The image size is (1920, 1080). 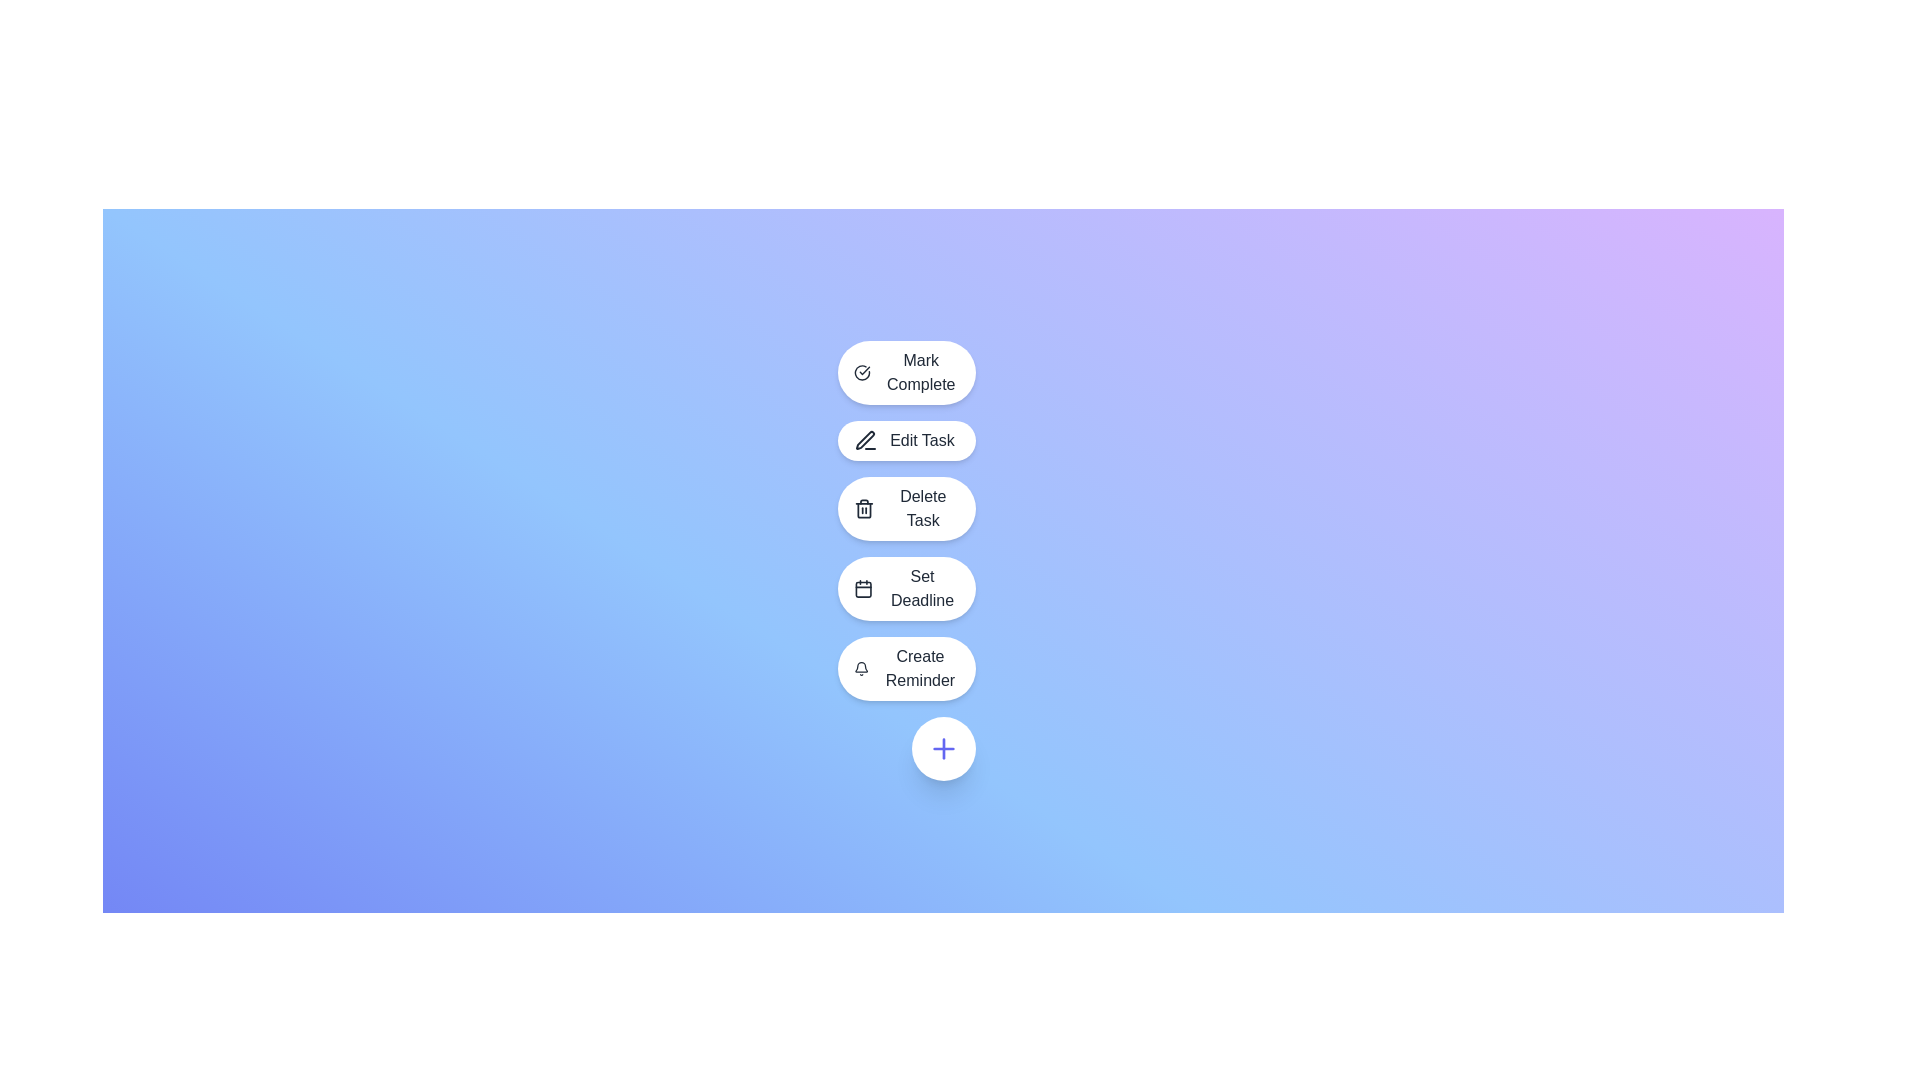 What do you see at coordinates (862, 373) in the screenshot?
I see `the circular checkmark icon of the 'Mark Complete' button, which is positioned to the left of the text 'Mark Complete' and is the first option in a vertical stack of action buttons` at bounding box center [862, 373].